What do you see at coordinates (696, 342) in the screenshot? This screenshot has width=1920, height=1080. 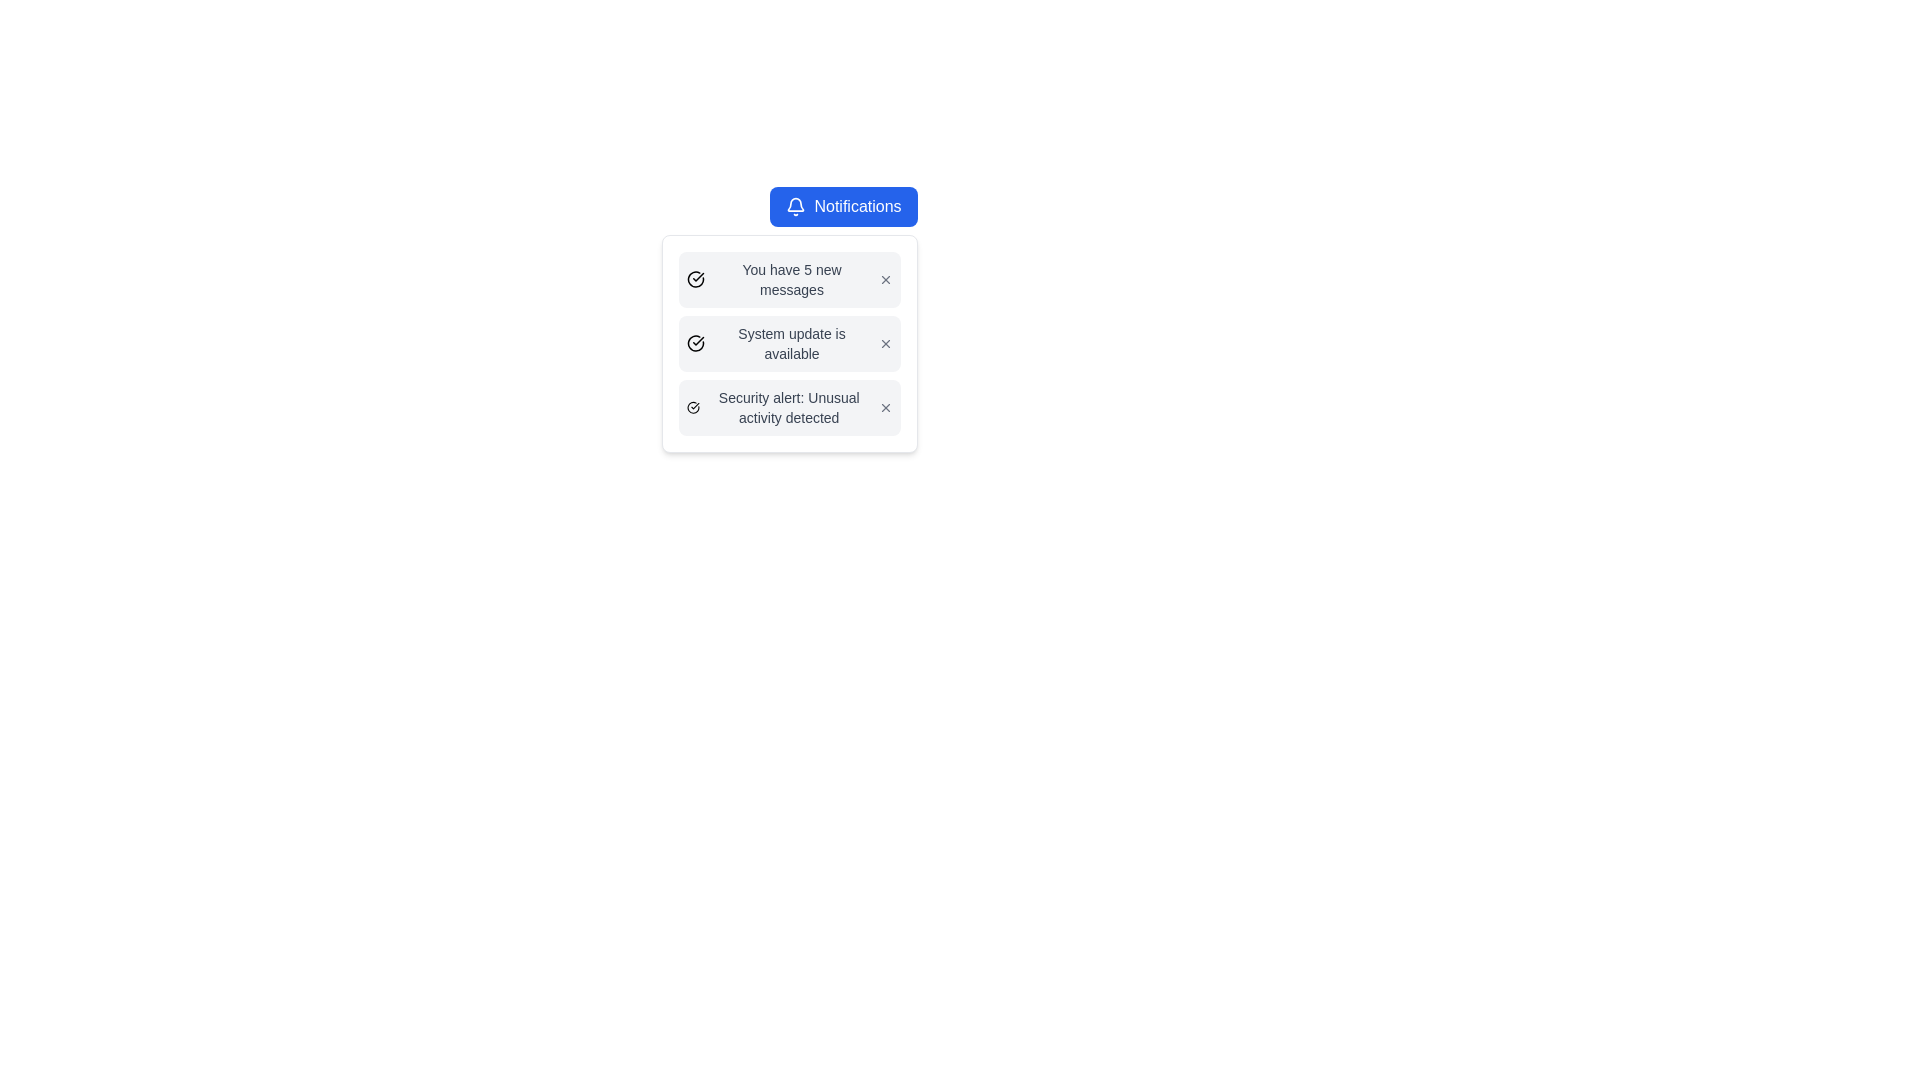 I see `the circular vector icon component located to the left of the notification text 'System update is available.'` at bounding box center [696, 342].